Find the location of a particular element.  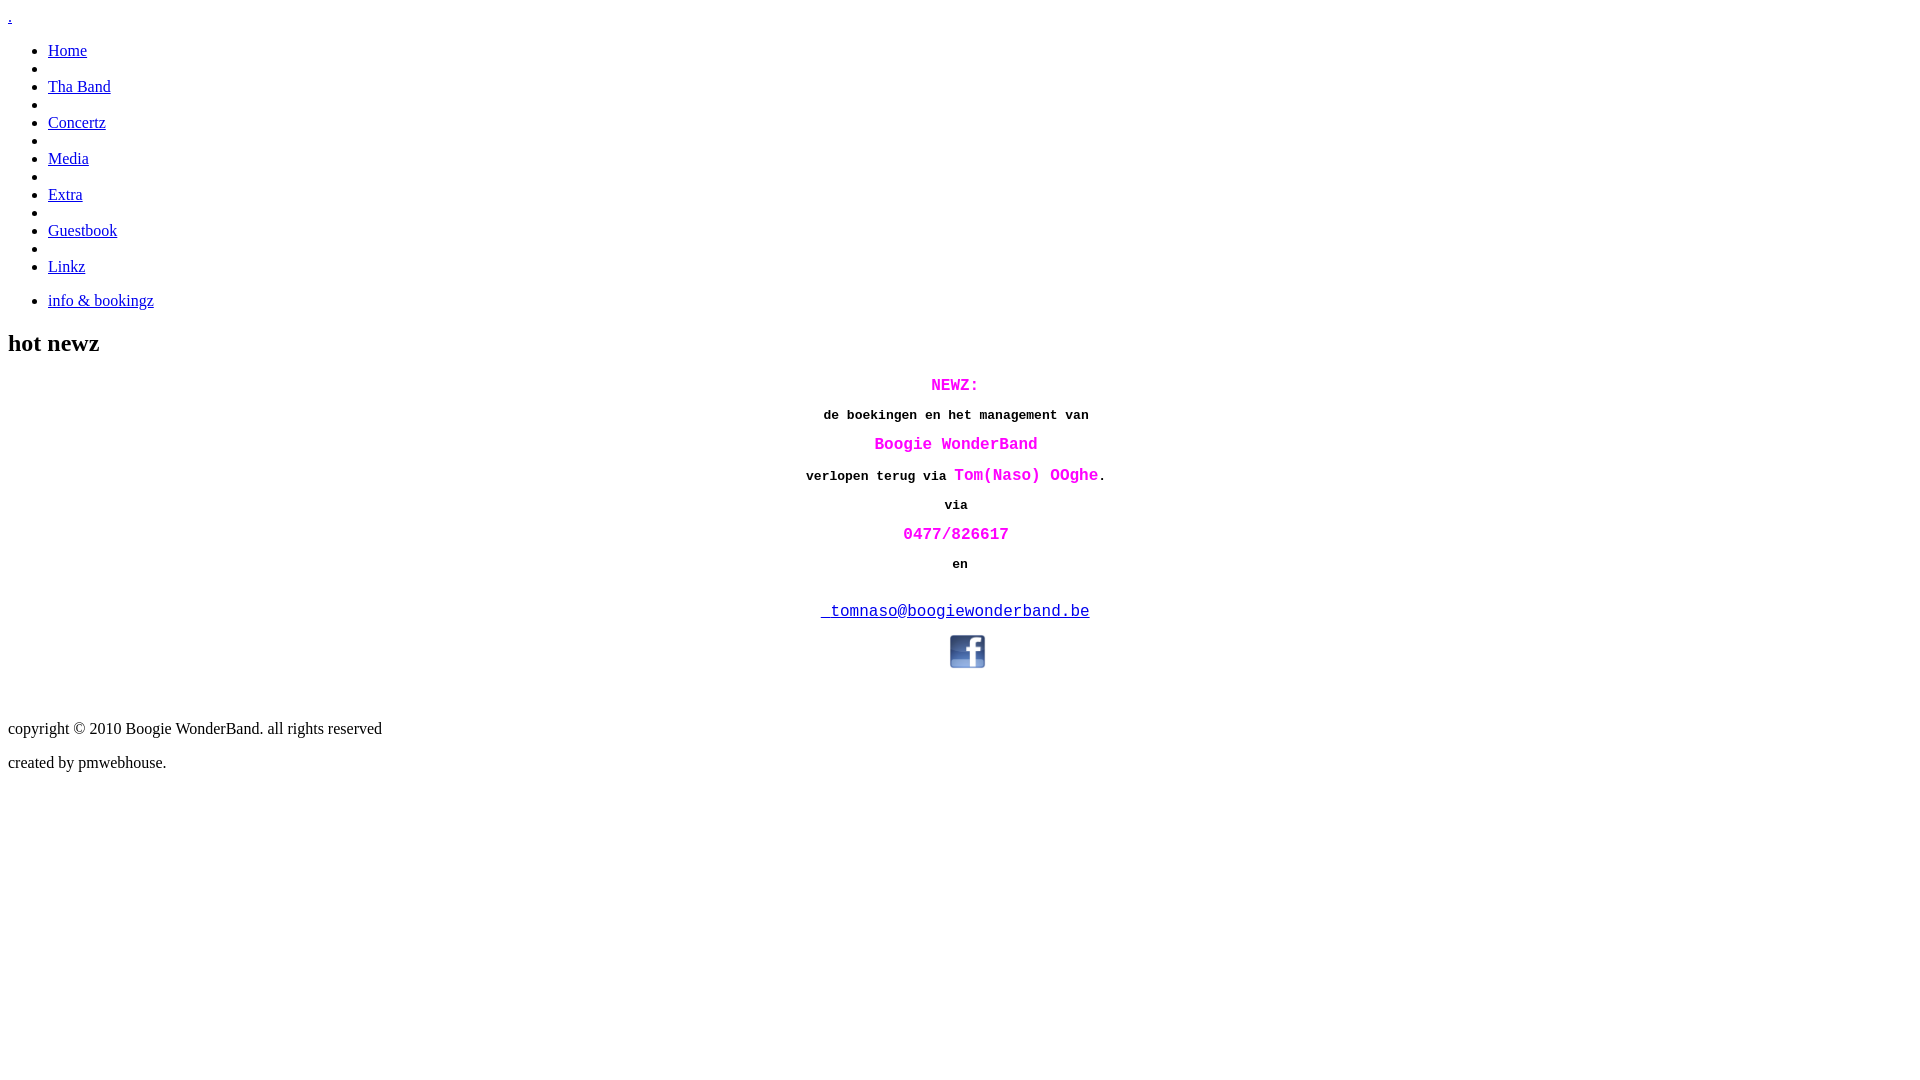

'info & bookingz' is located at coordinates (99, 300).